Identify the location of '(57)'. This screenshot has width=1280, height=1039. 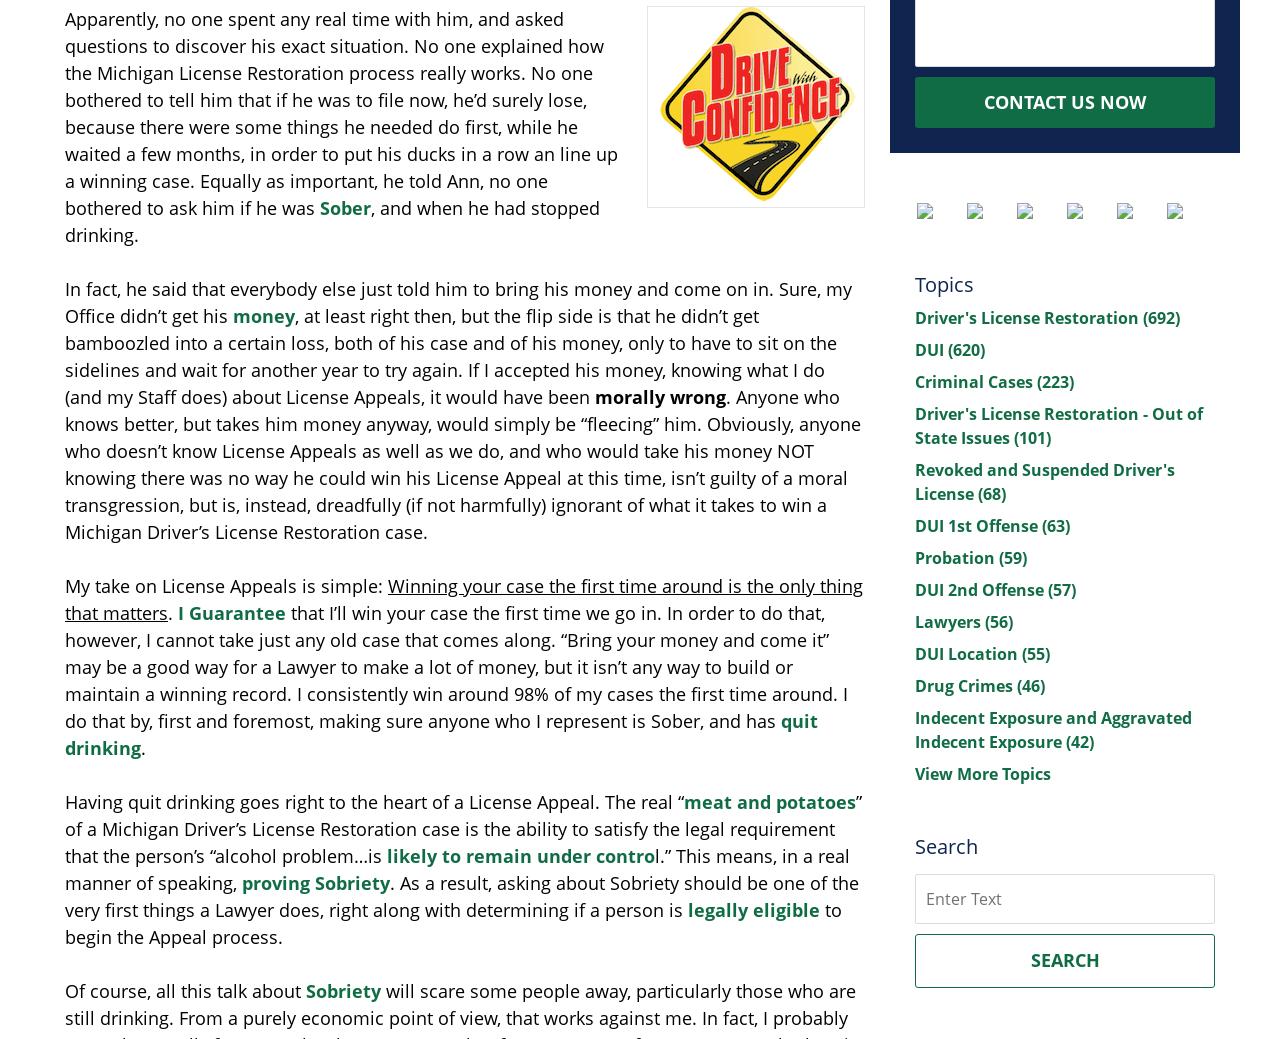
(1046, 590).